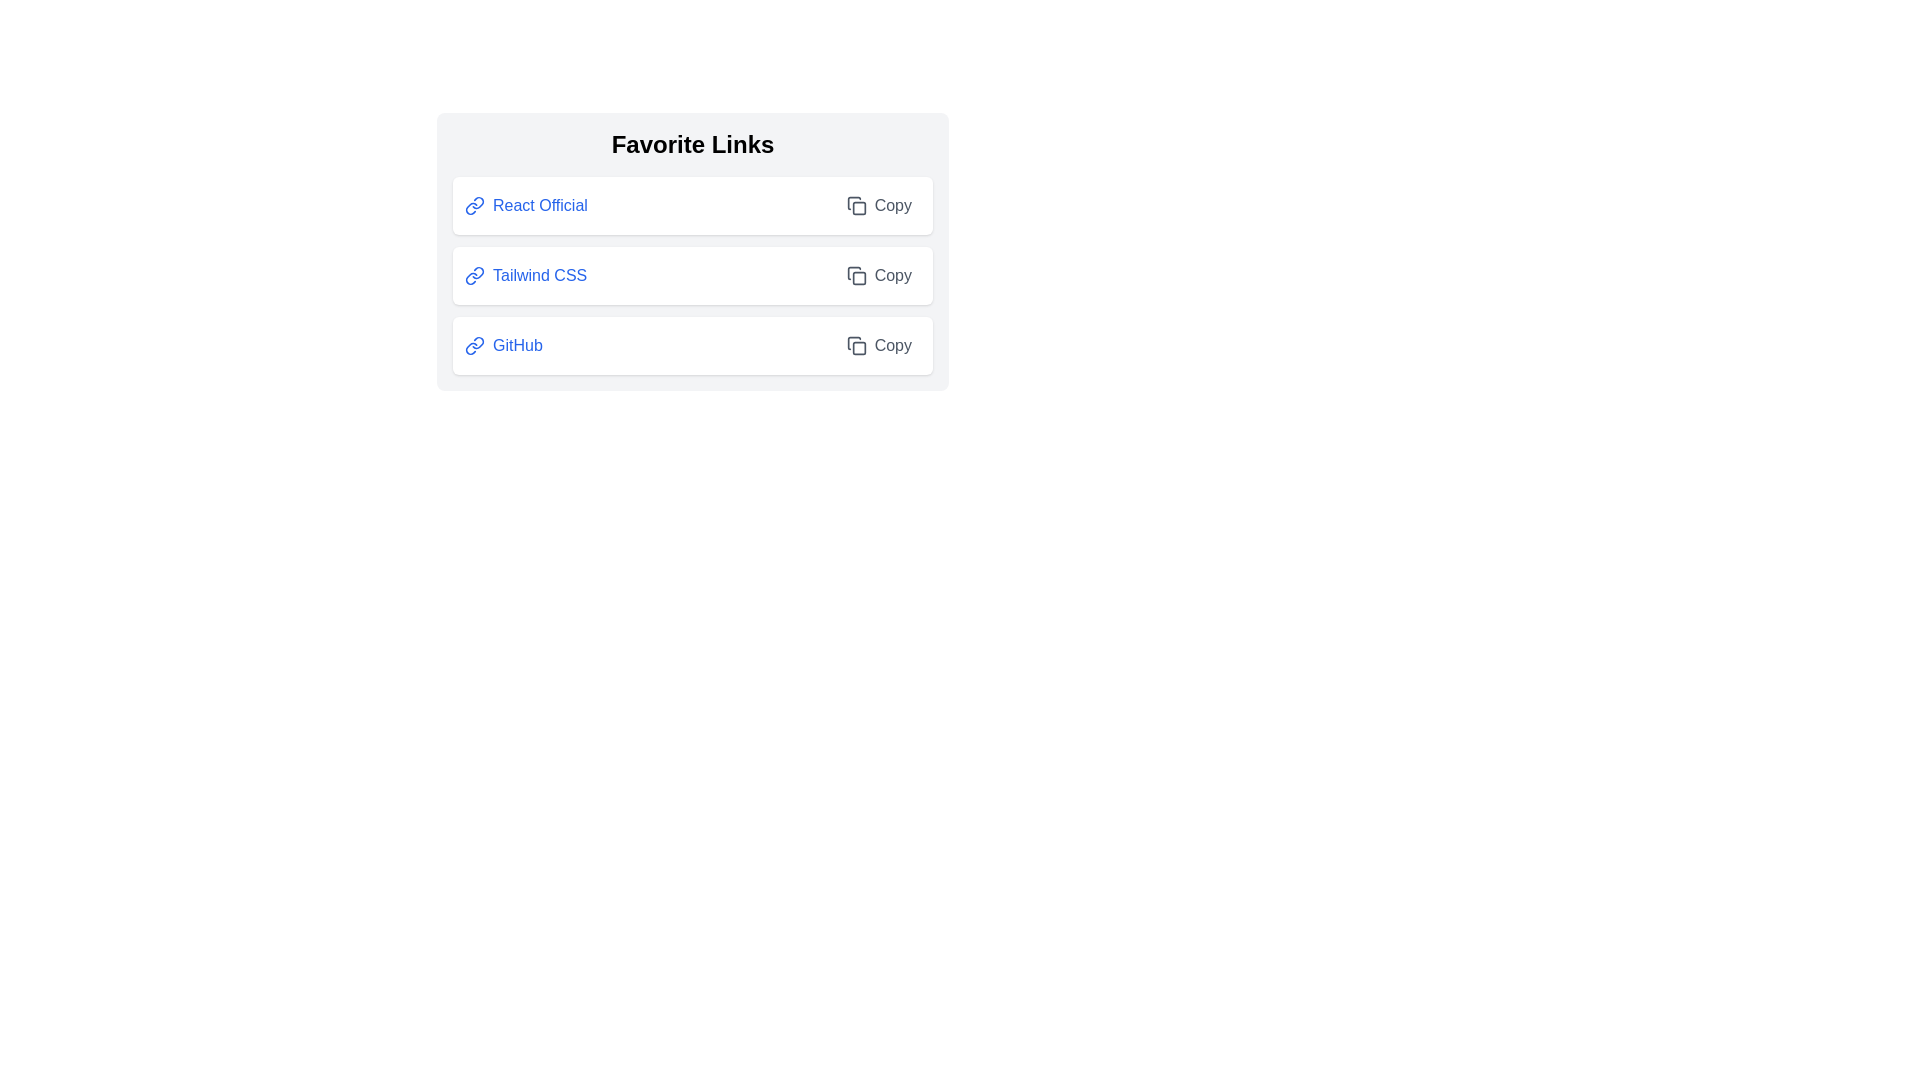 The image size is (1920, 1080). I want to click on the 'Copy' text label, which is the rightmost text inside the 'Copy' button associated with 'GitHub', located beside an icon, so click(892, 345).